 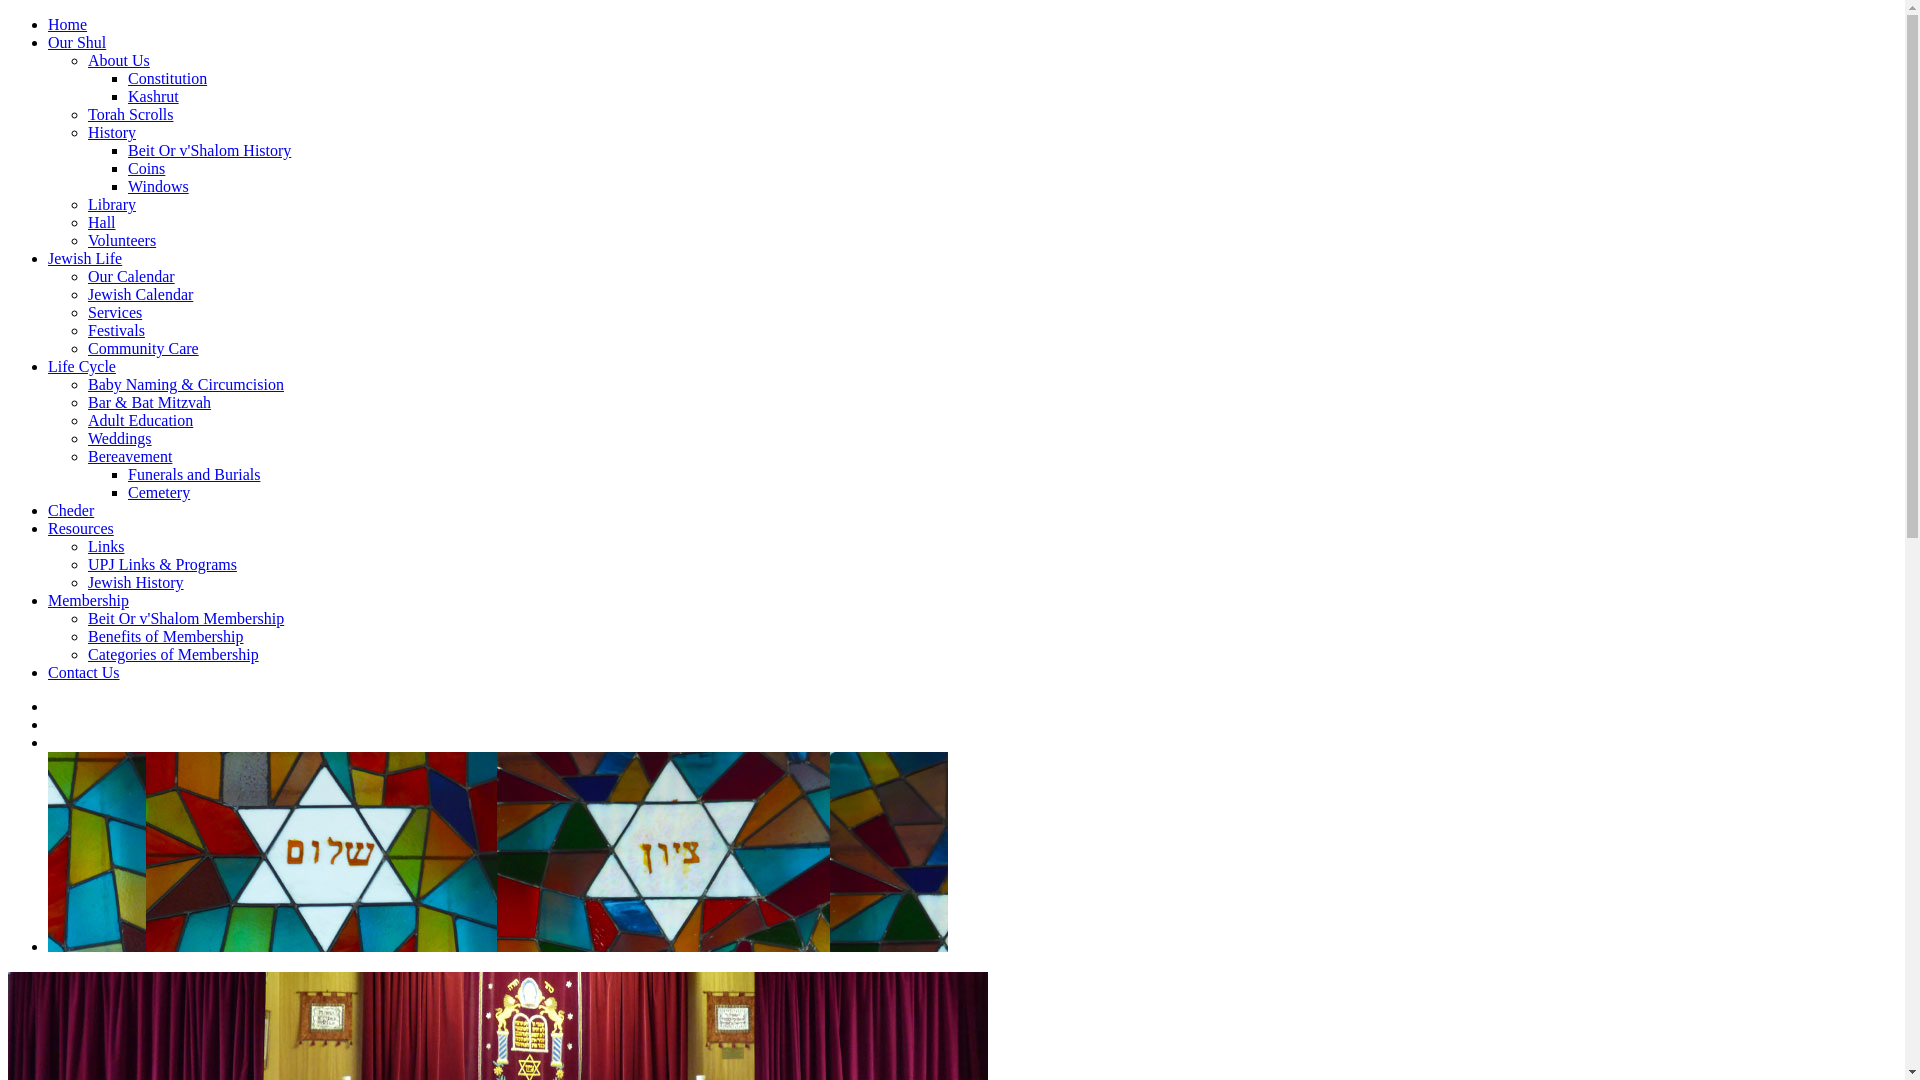 What do you see at coordinates (119, 437) in the screenshot?
I see `'Weddings'` at bounding box center [119, 437].